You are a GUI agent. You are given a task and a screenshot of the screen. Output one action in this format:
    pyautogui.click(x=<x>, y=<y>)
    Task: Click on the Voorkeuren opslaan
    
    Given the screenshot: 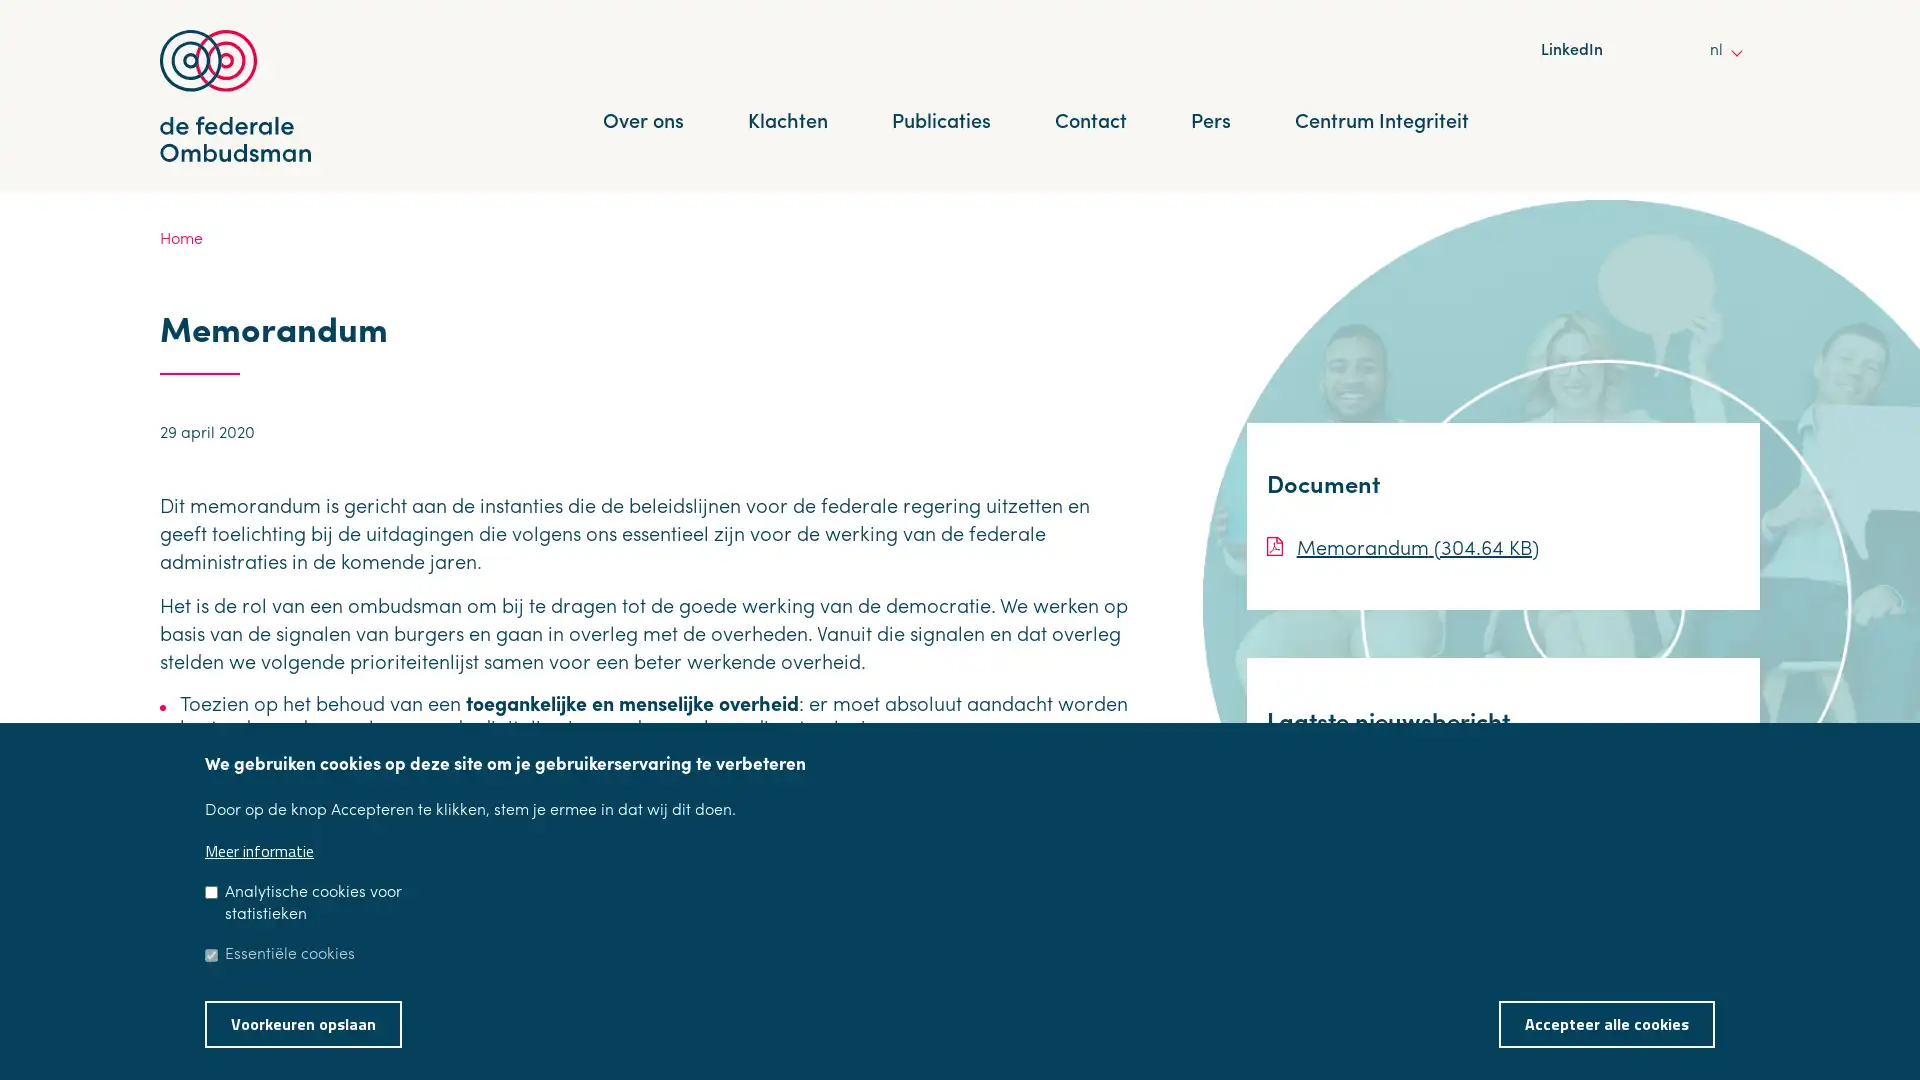 What is the action you would take?
    pyautogui.click(x=302, y=1023)
    